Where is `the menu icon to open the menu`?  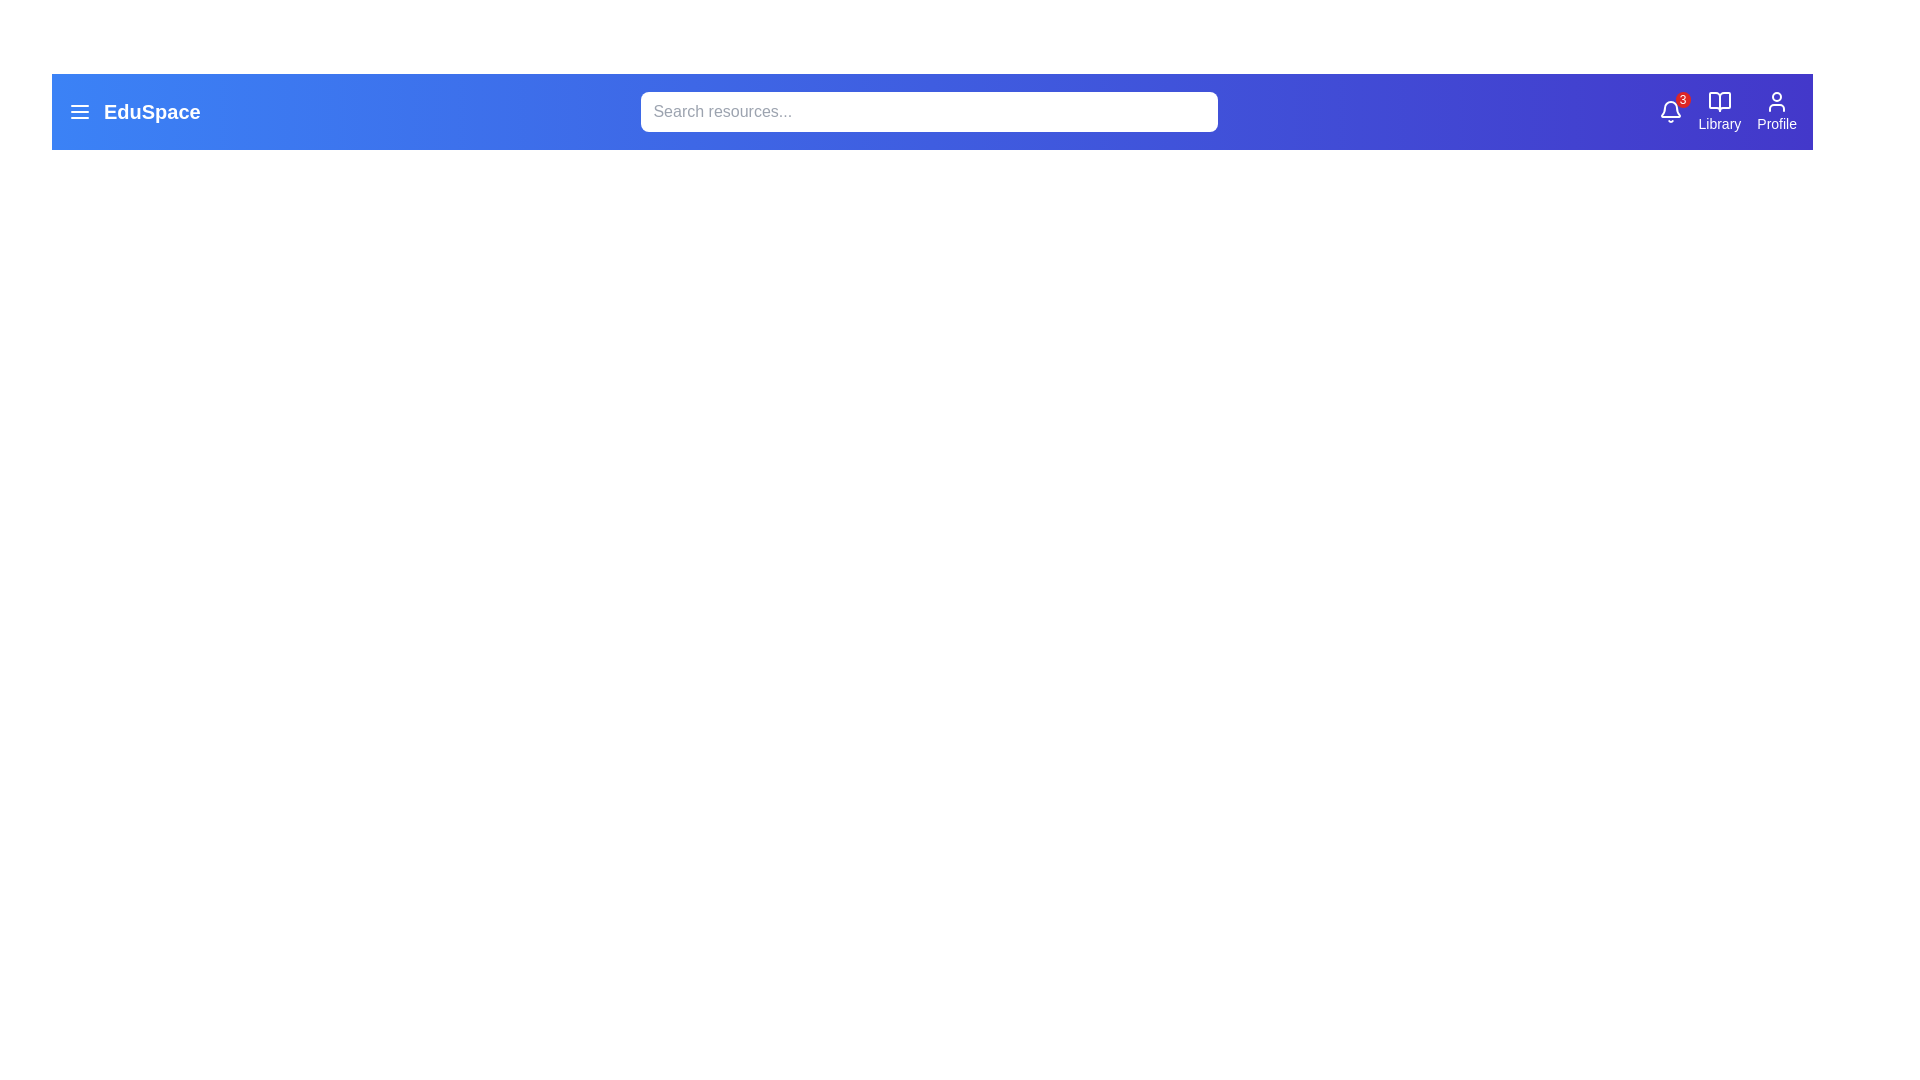
the menu icon to open the menu is located at coordinates (80, 111).